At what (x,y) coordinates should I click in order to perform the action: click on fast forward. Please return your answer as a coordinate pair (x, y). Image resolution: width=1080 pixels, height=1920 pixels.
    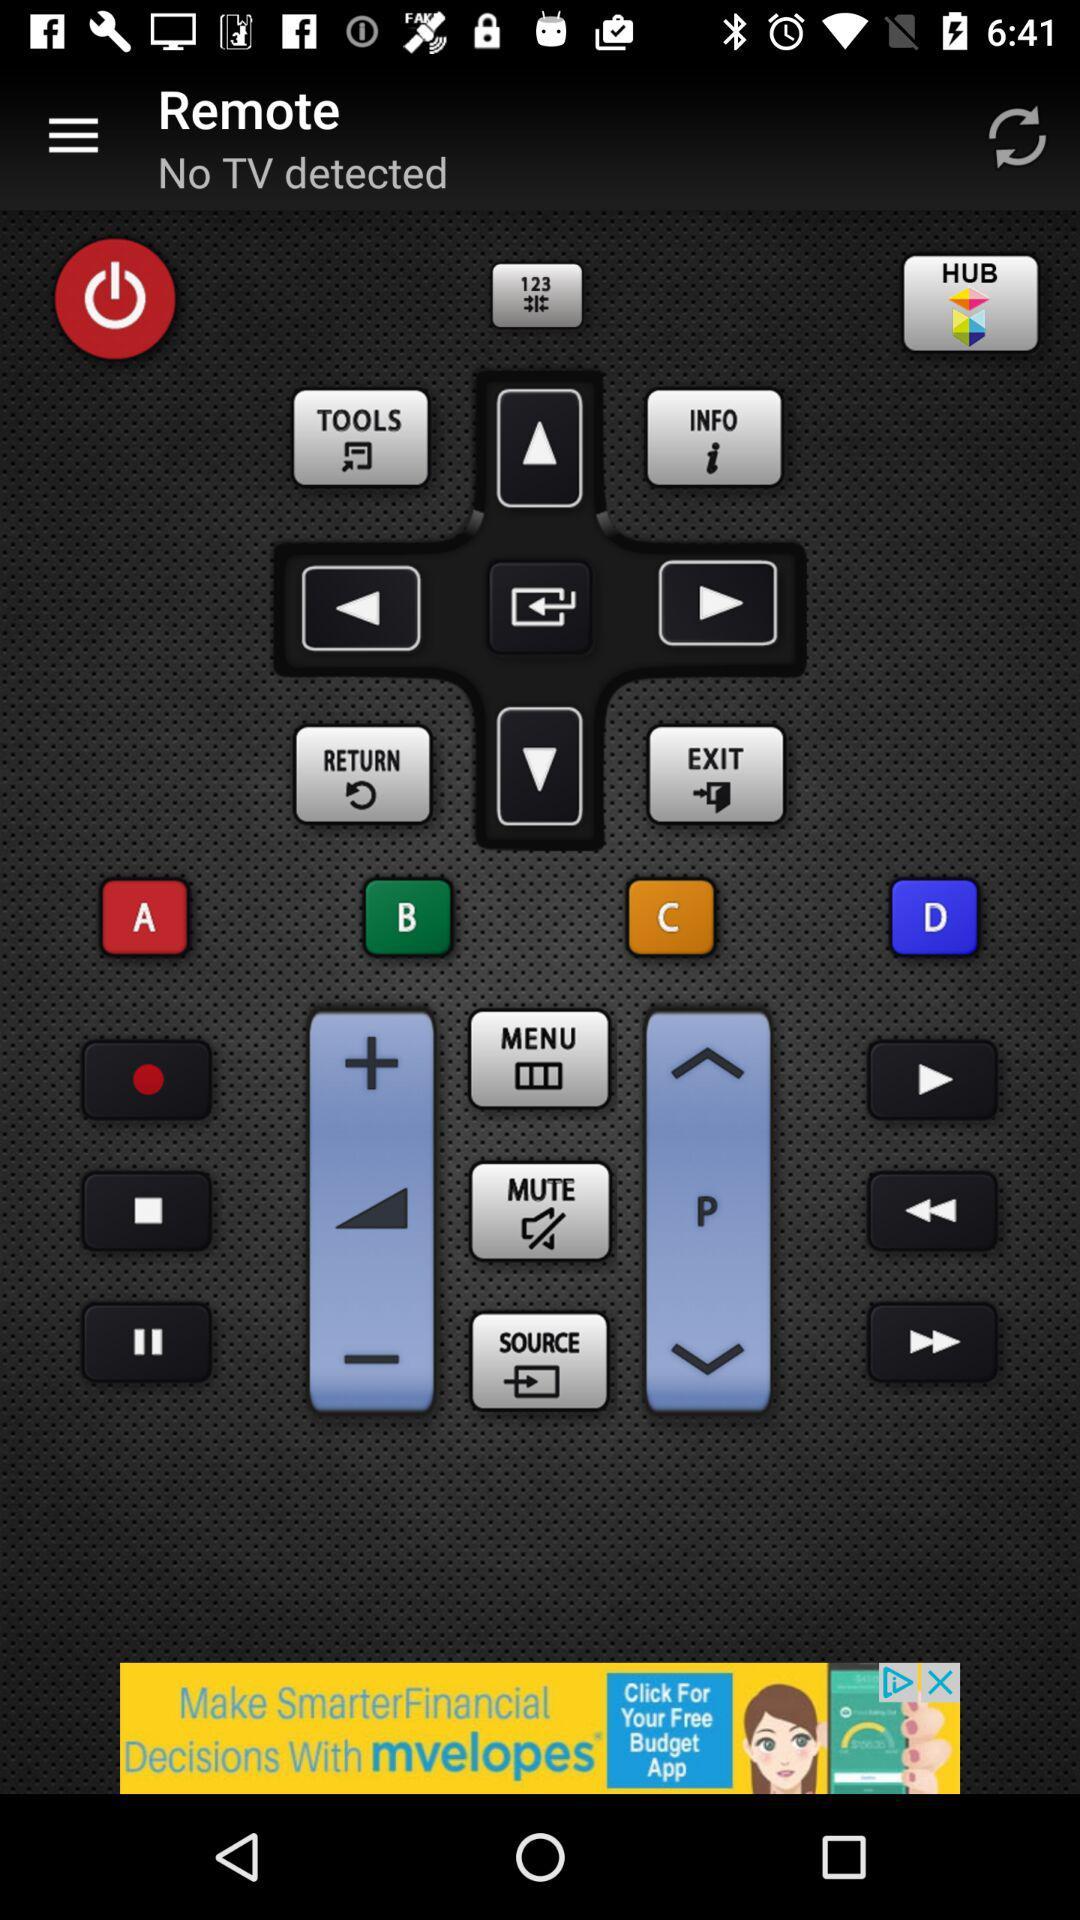
    Looking at the image, I should click on (933, 1342).